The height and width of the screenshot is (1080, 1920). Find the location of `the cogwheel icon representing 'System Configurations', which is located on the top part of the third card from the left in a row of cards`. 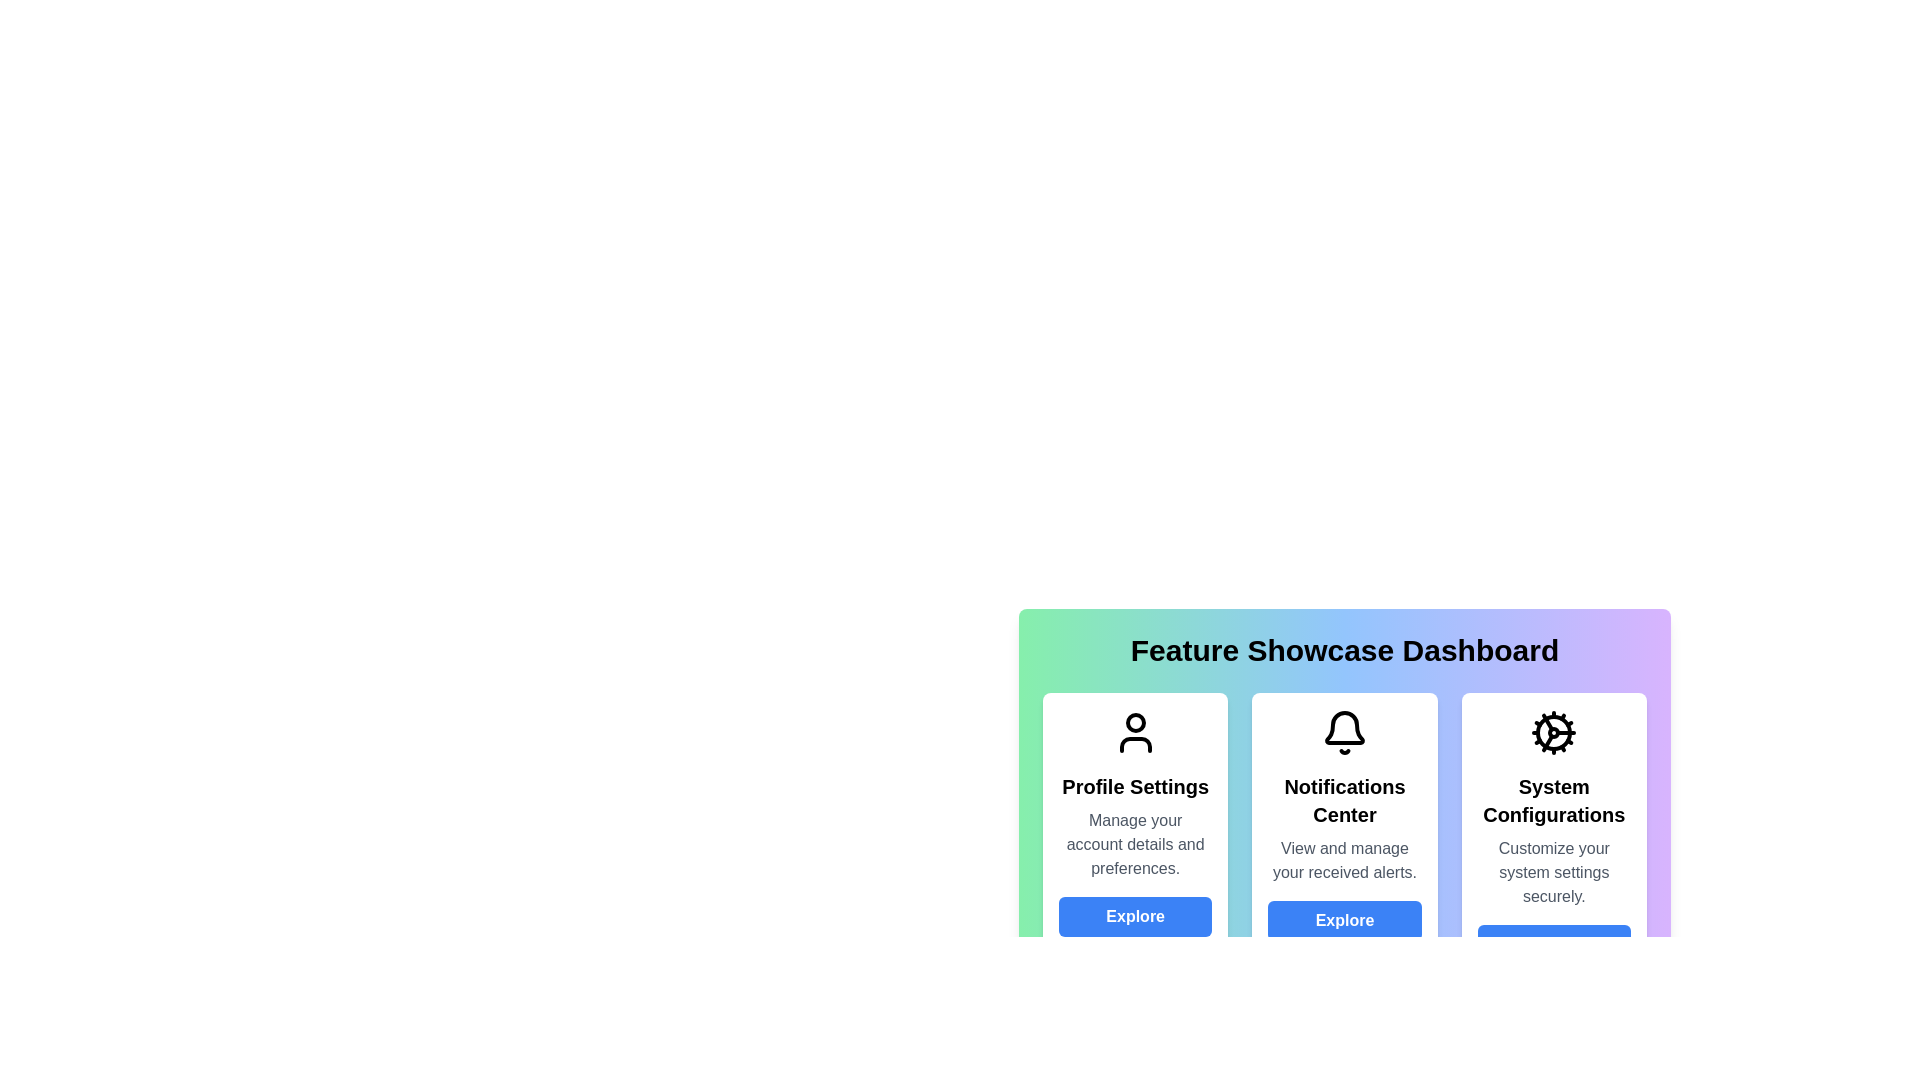

the cogwheel icon representing 'System Configurations', which is located on the top part of the third card from the left in a row of cards is located at coordinates (1553, 732).